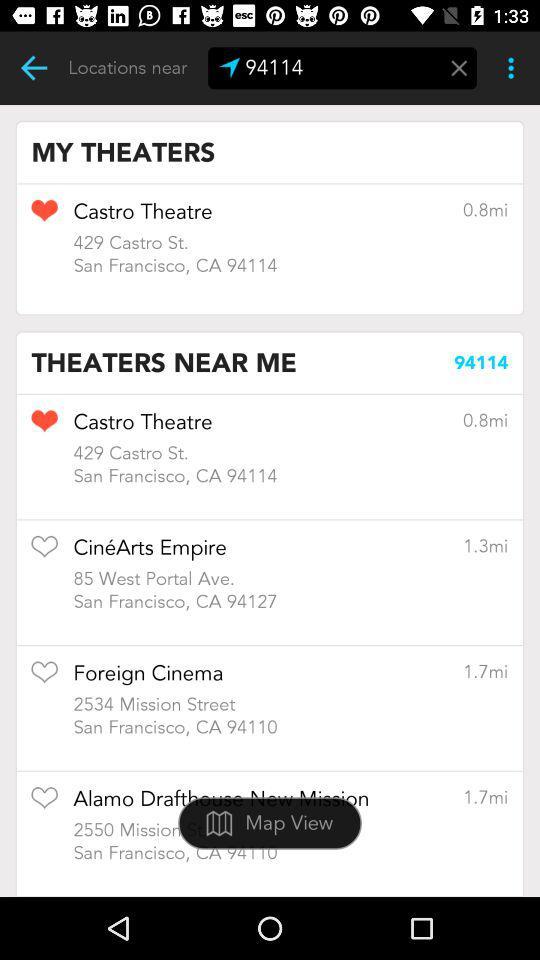  I want to click on like, so click(44, 217).